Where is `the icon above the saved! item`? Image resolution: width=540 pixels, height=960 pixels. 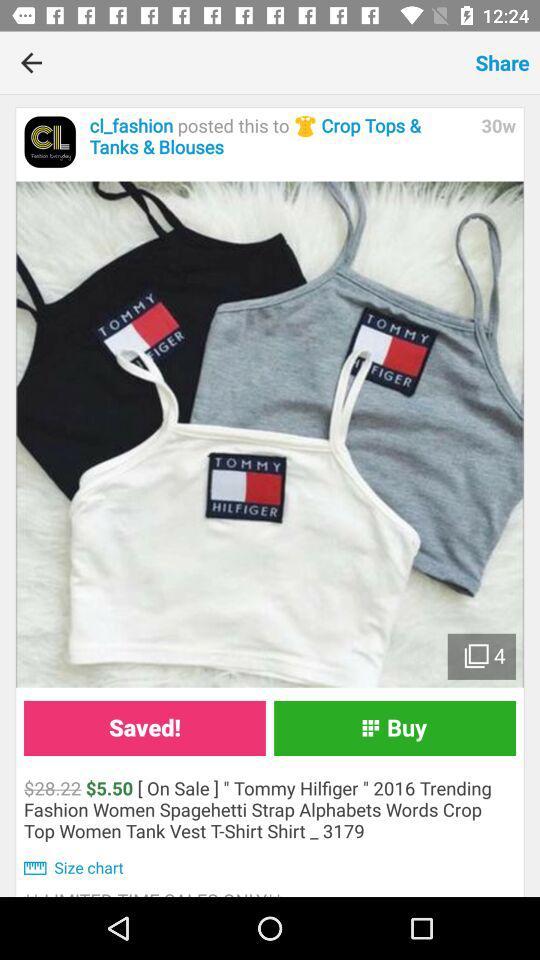
the icon above the saved! item is located at coordinates (270, 434).